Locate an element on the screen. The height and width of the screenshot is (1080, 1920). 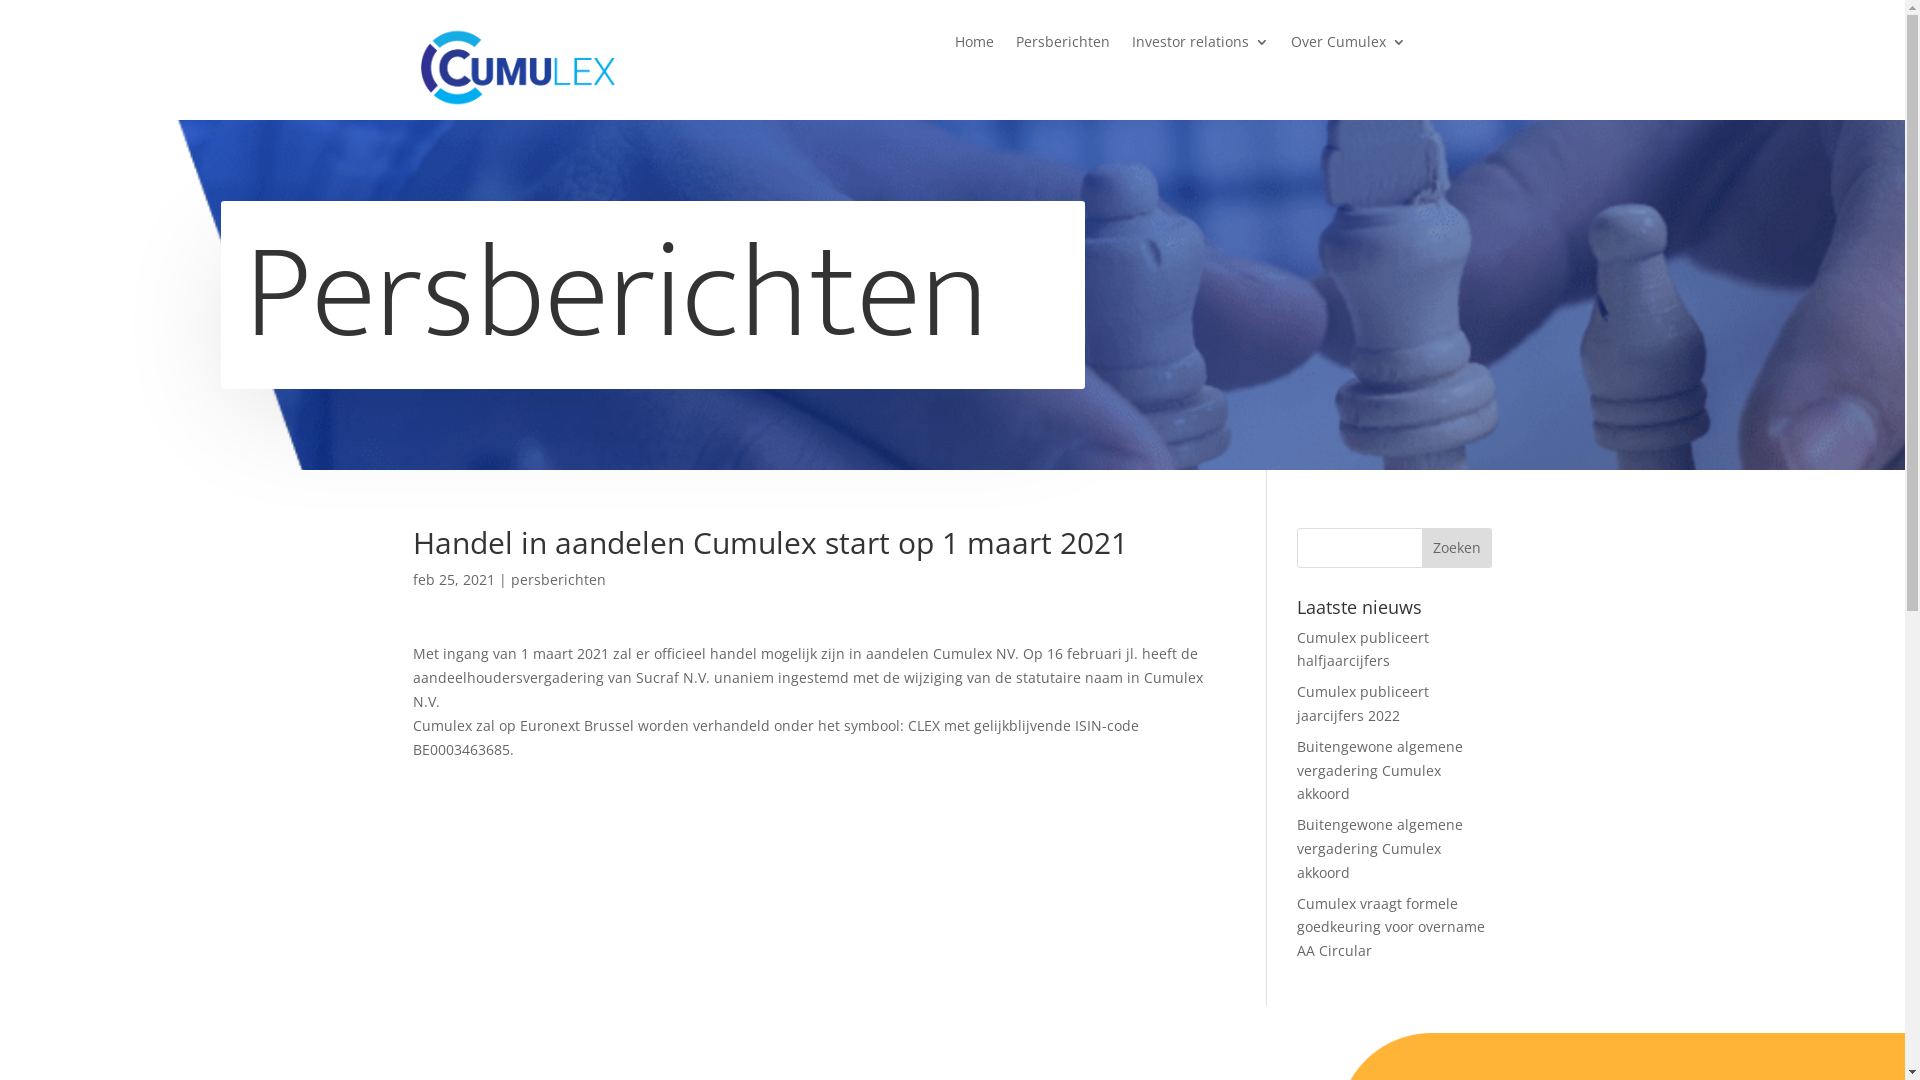
'Over Cumulex' is located at coordinates (1348, 45).